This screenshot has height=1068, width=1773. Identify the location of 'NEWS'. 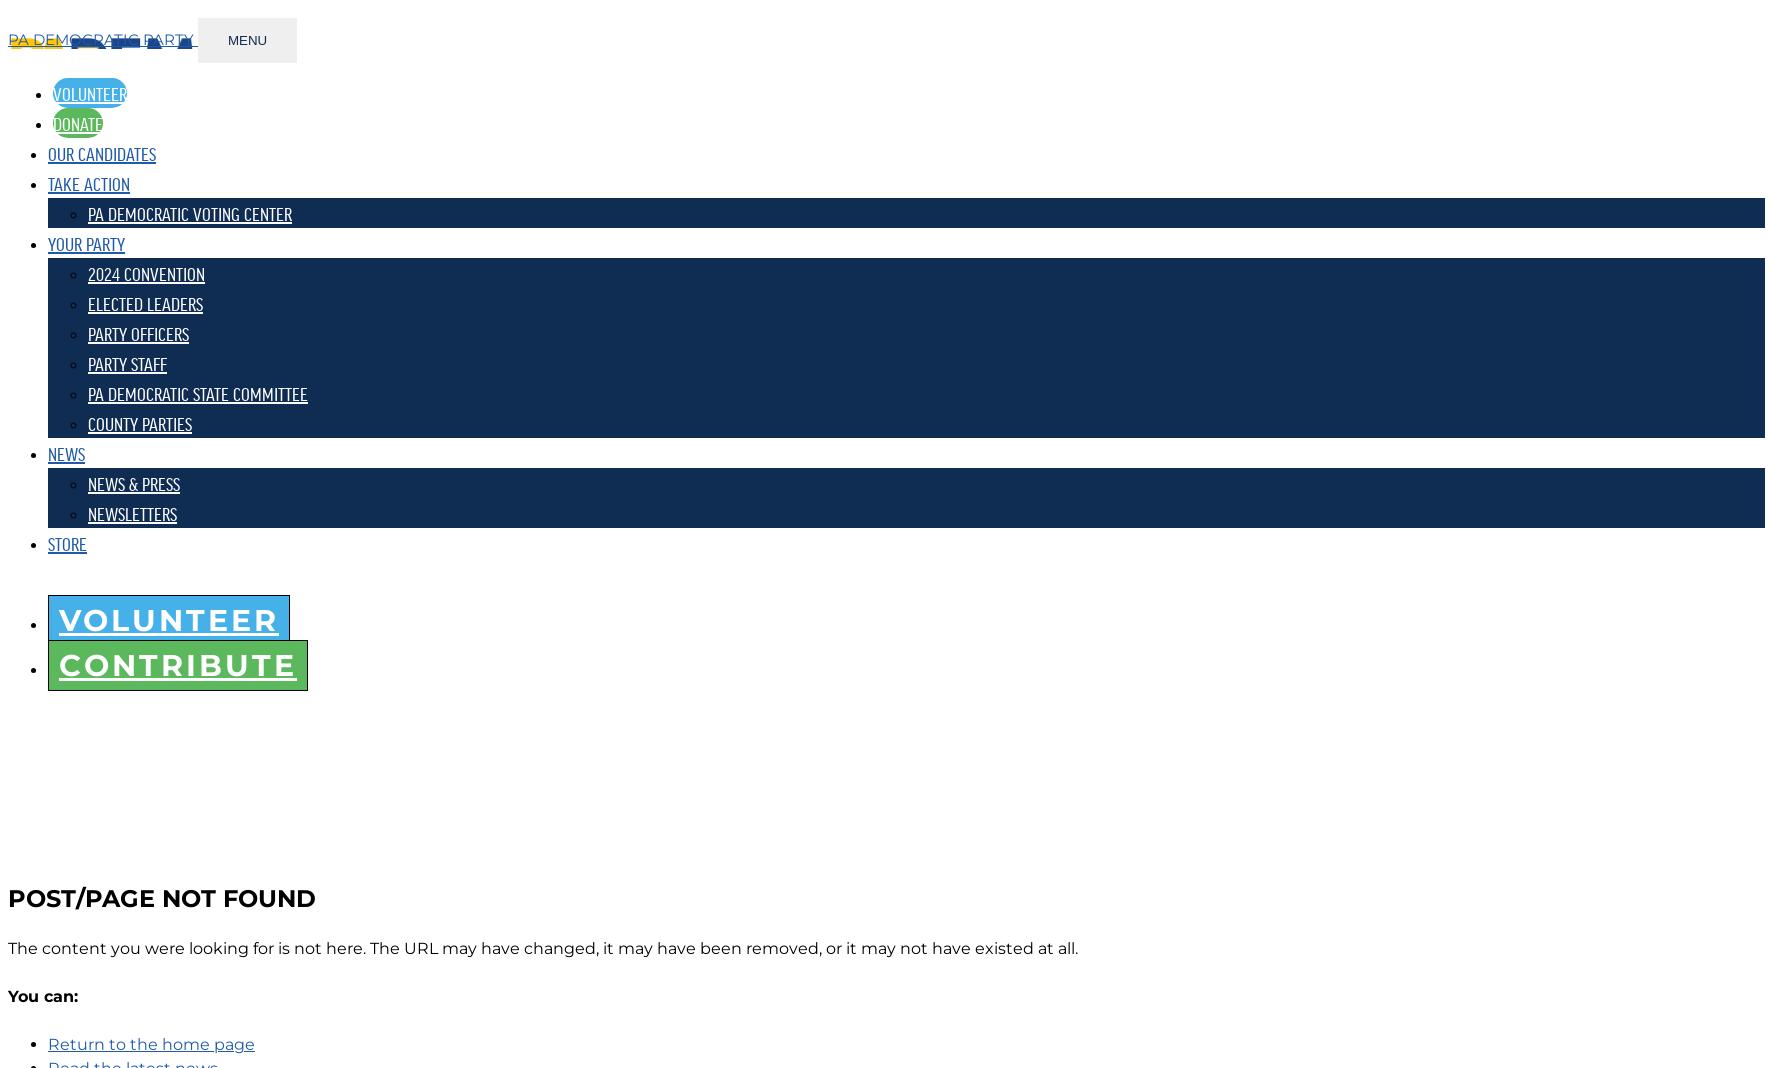
(65, 453).